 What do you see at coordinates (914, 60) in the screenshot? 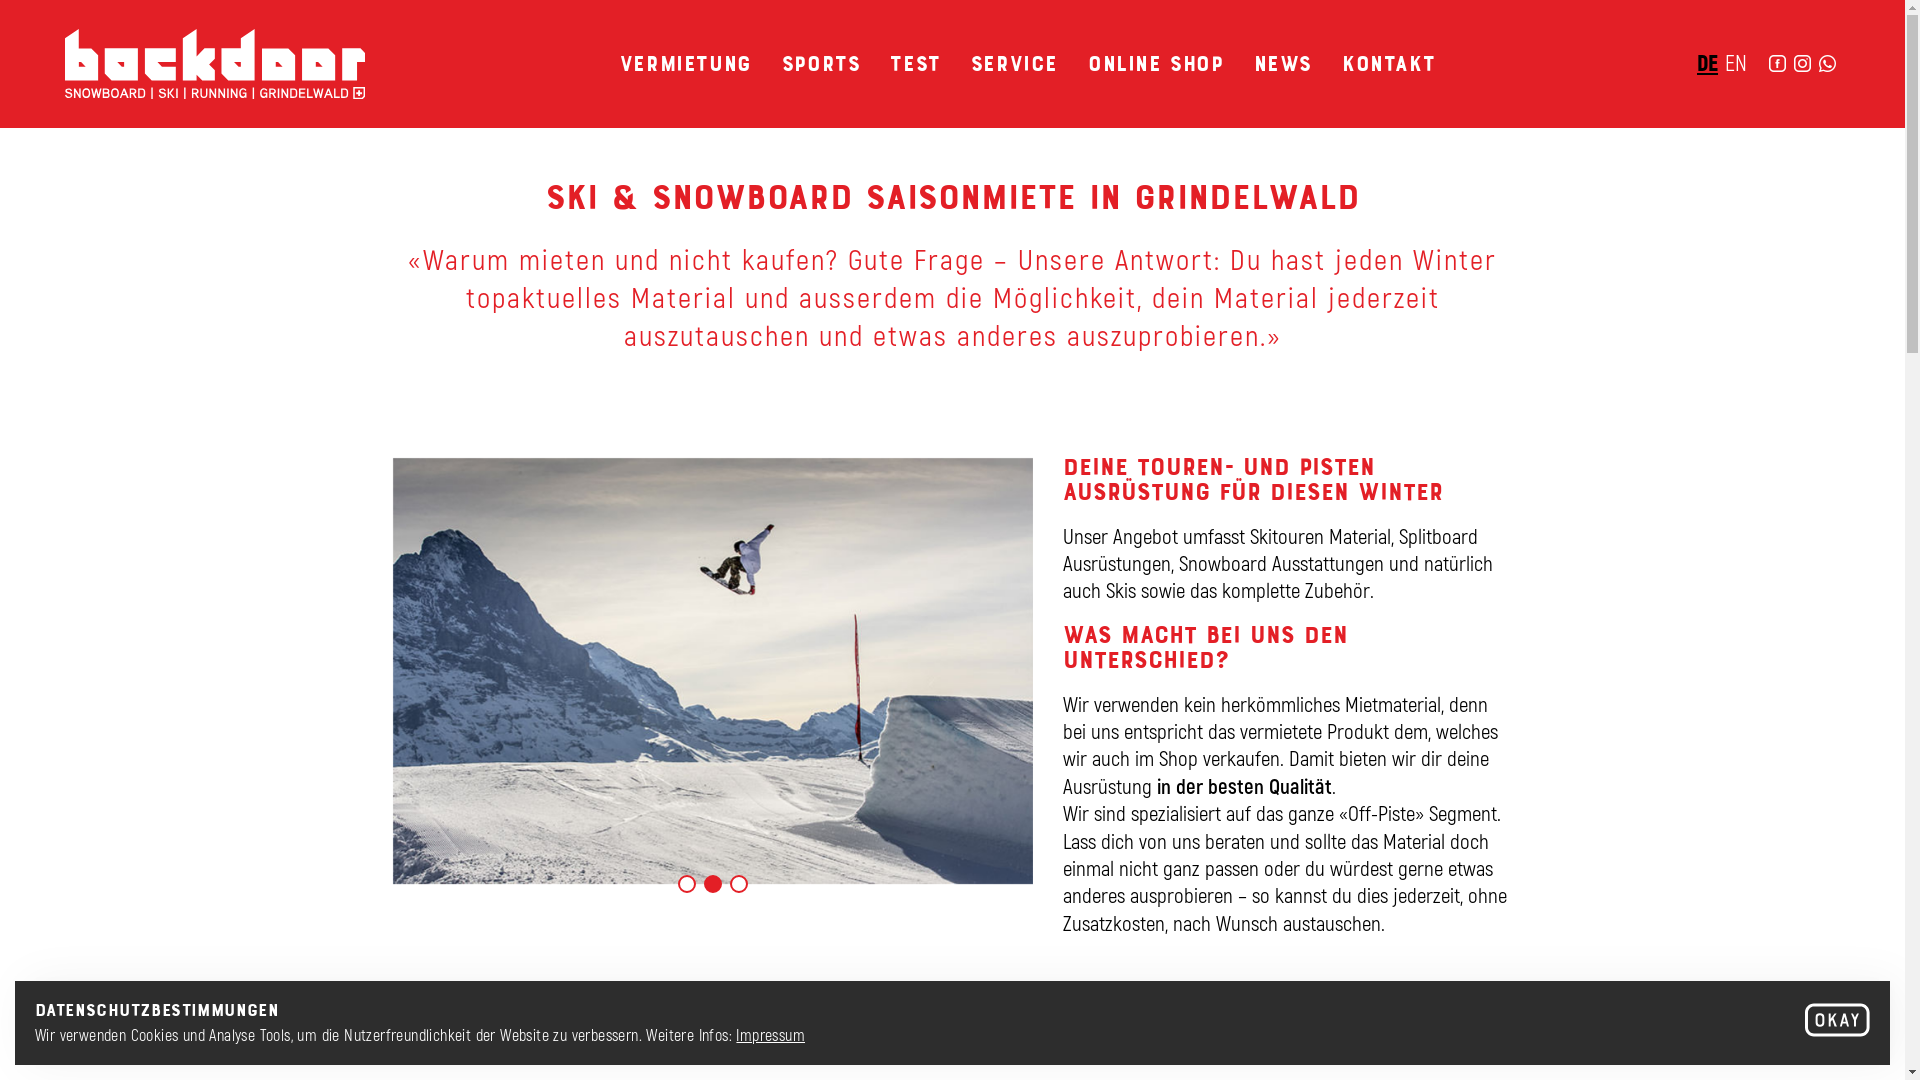
I see `'Test'` at bounding box center [914, 60].